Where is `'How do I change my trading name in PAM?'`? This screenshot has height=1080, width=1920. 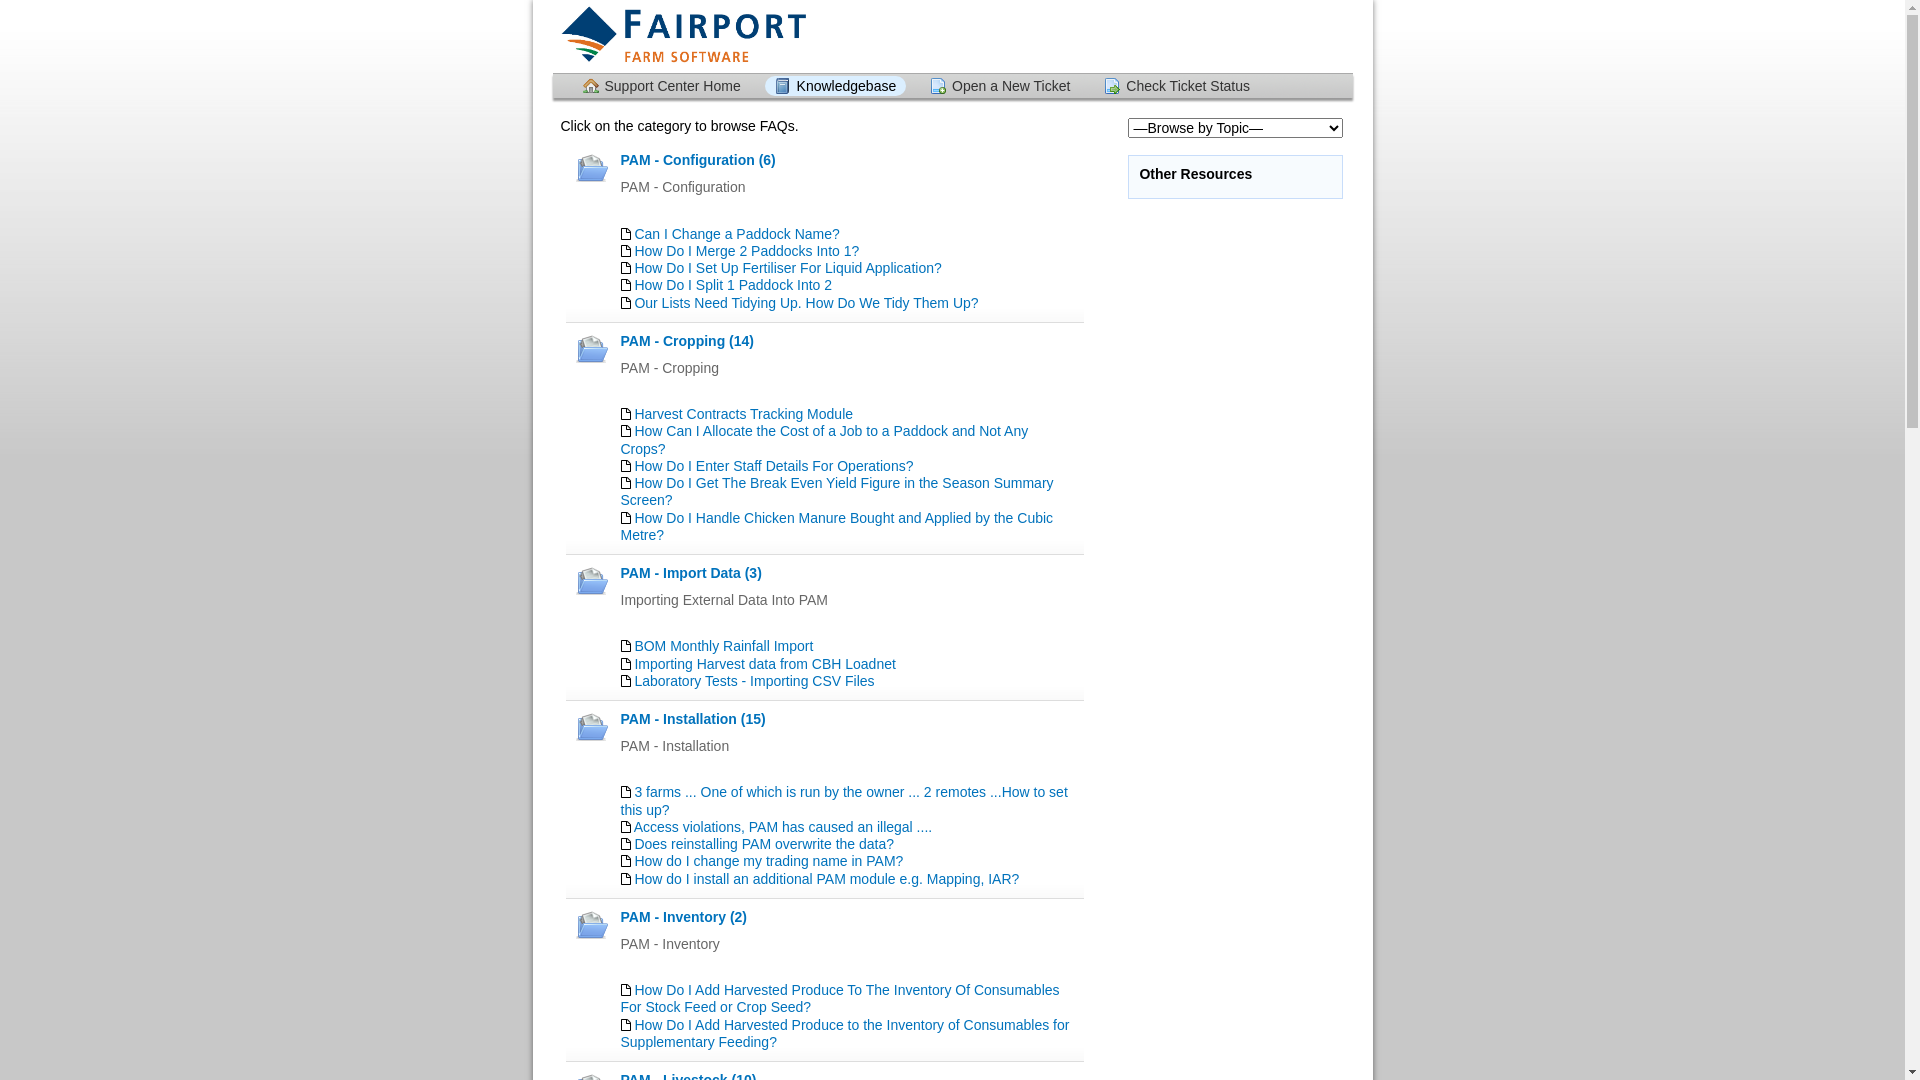 'How do I change my trading name in PAM?' is located at coordinates (767, 859).